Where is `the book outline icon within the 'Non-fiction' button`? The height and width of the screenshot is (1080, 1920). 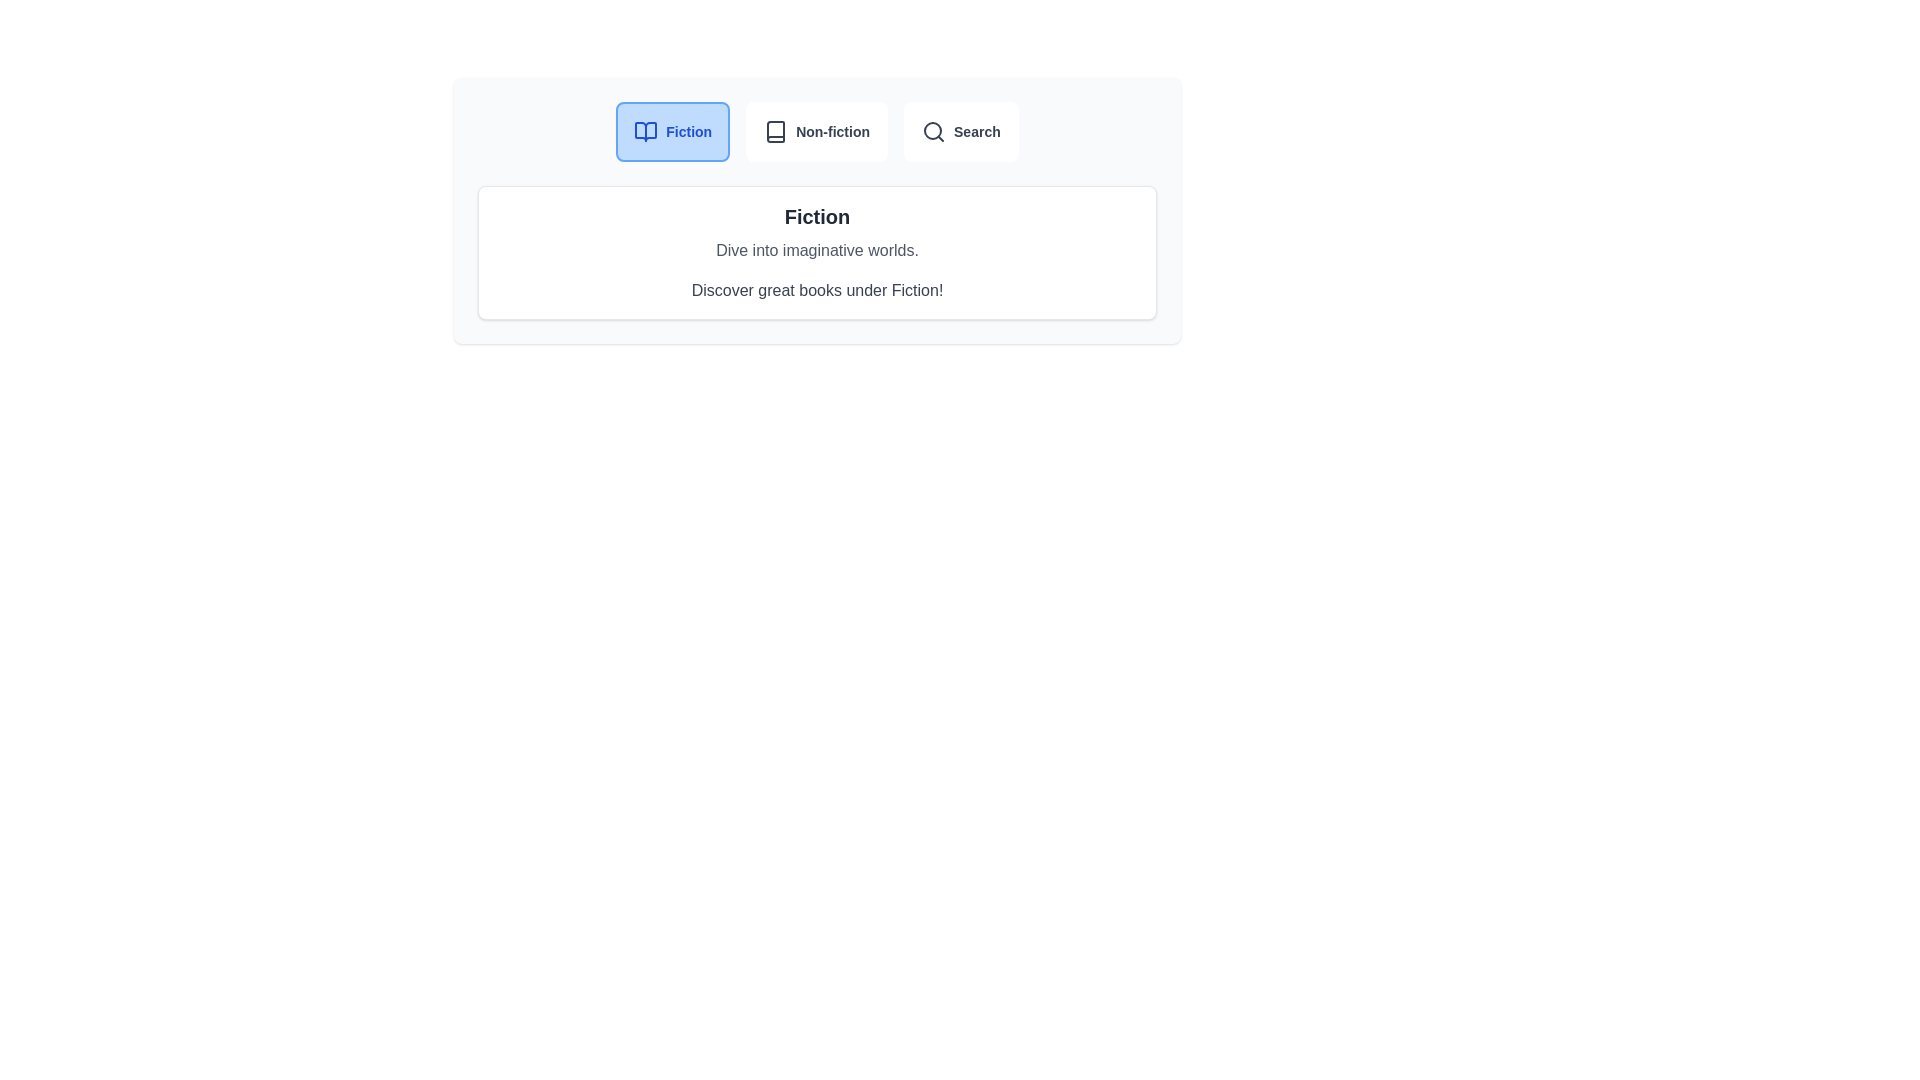
the book outline icon within the 'Non-fiction' button is located at coordinates (775, 131).